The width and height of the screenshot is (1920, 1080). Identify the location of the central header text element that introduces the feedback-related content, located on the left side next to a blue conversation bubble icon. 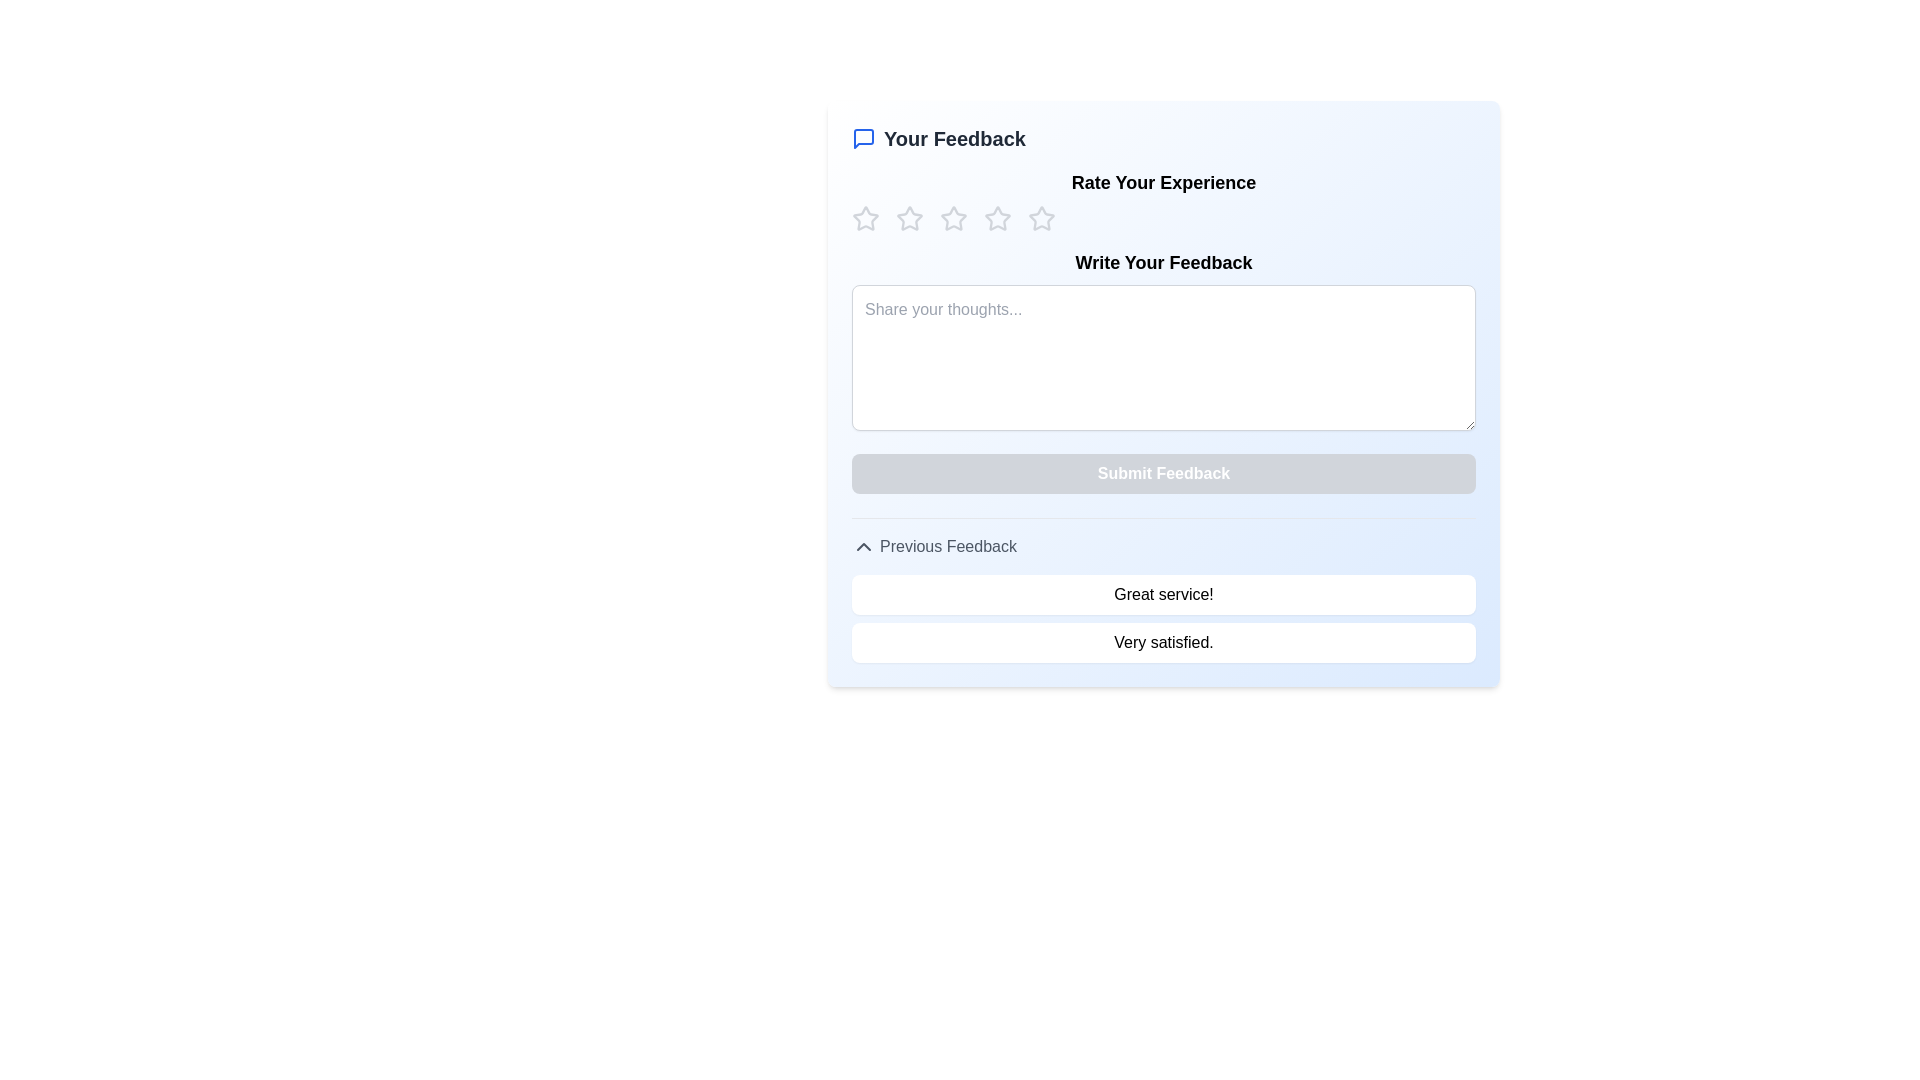
(954, 137).